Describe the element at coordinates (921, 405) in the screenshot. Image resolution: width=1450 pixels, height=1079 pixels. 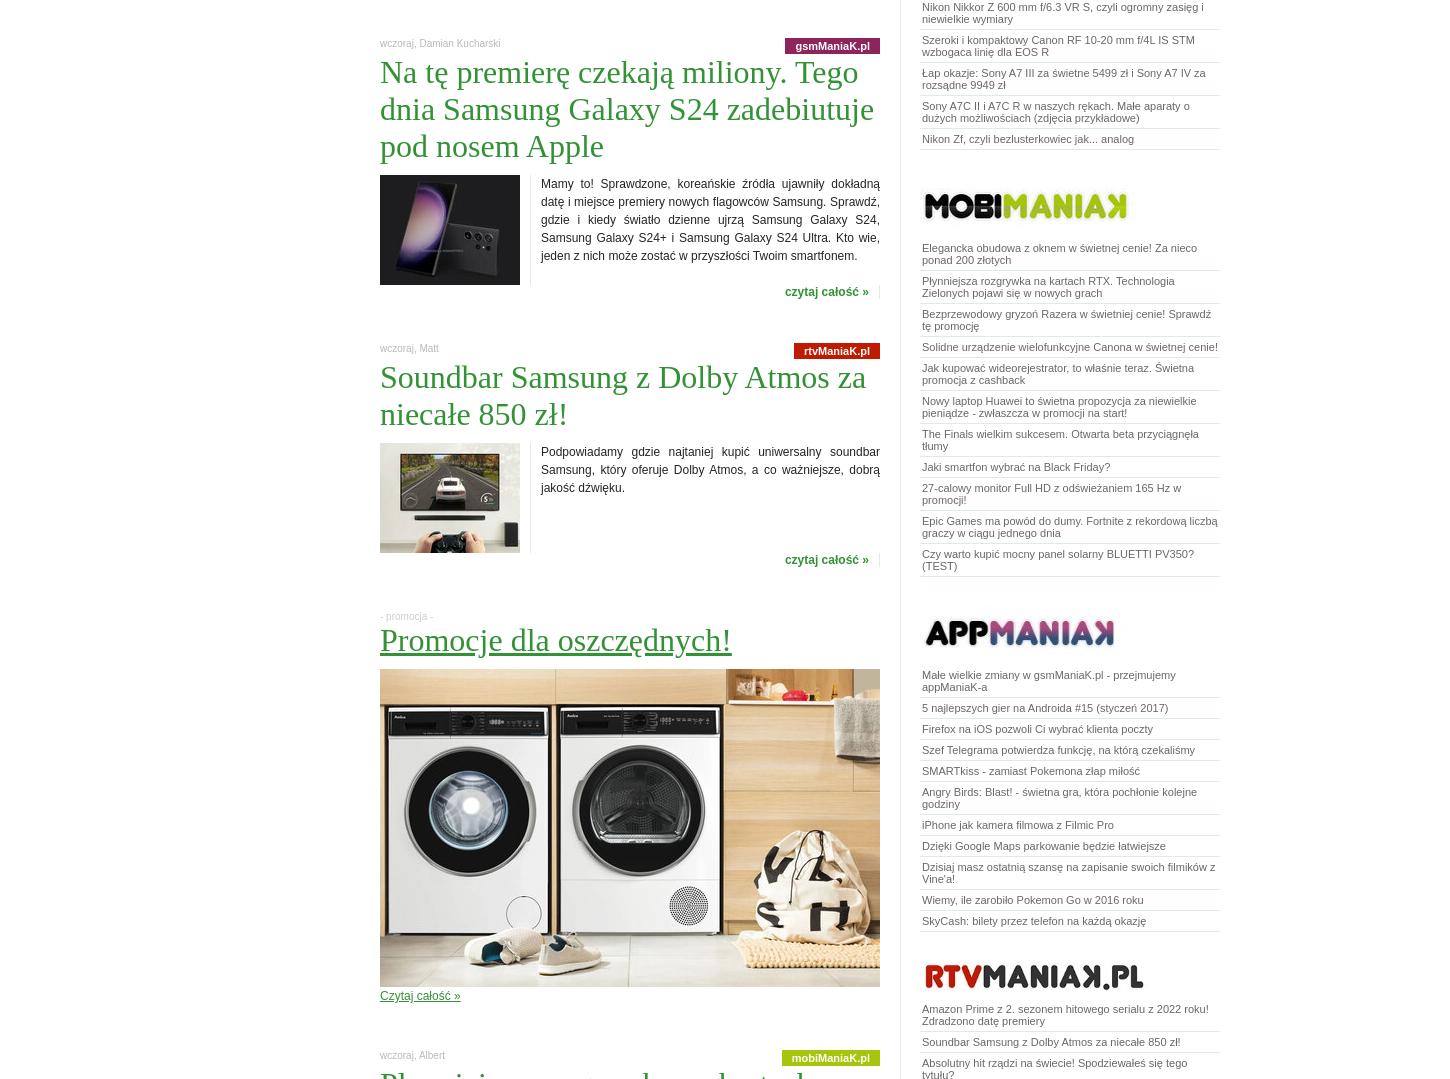
I see `'Nowy laptop Huawei to świetna propozycja za niewielkie pieniądze - zwłaszcza w promocji na start!'` at that location.